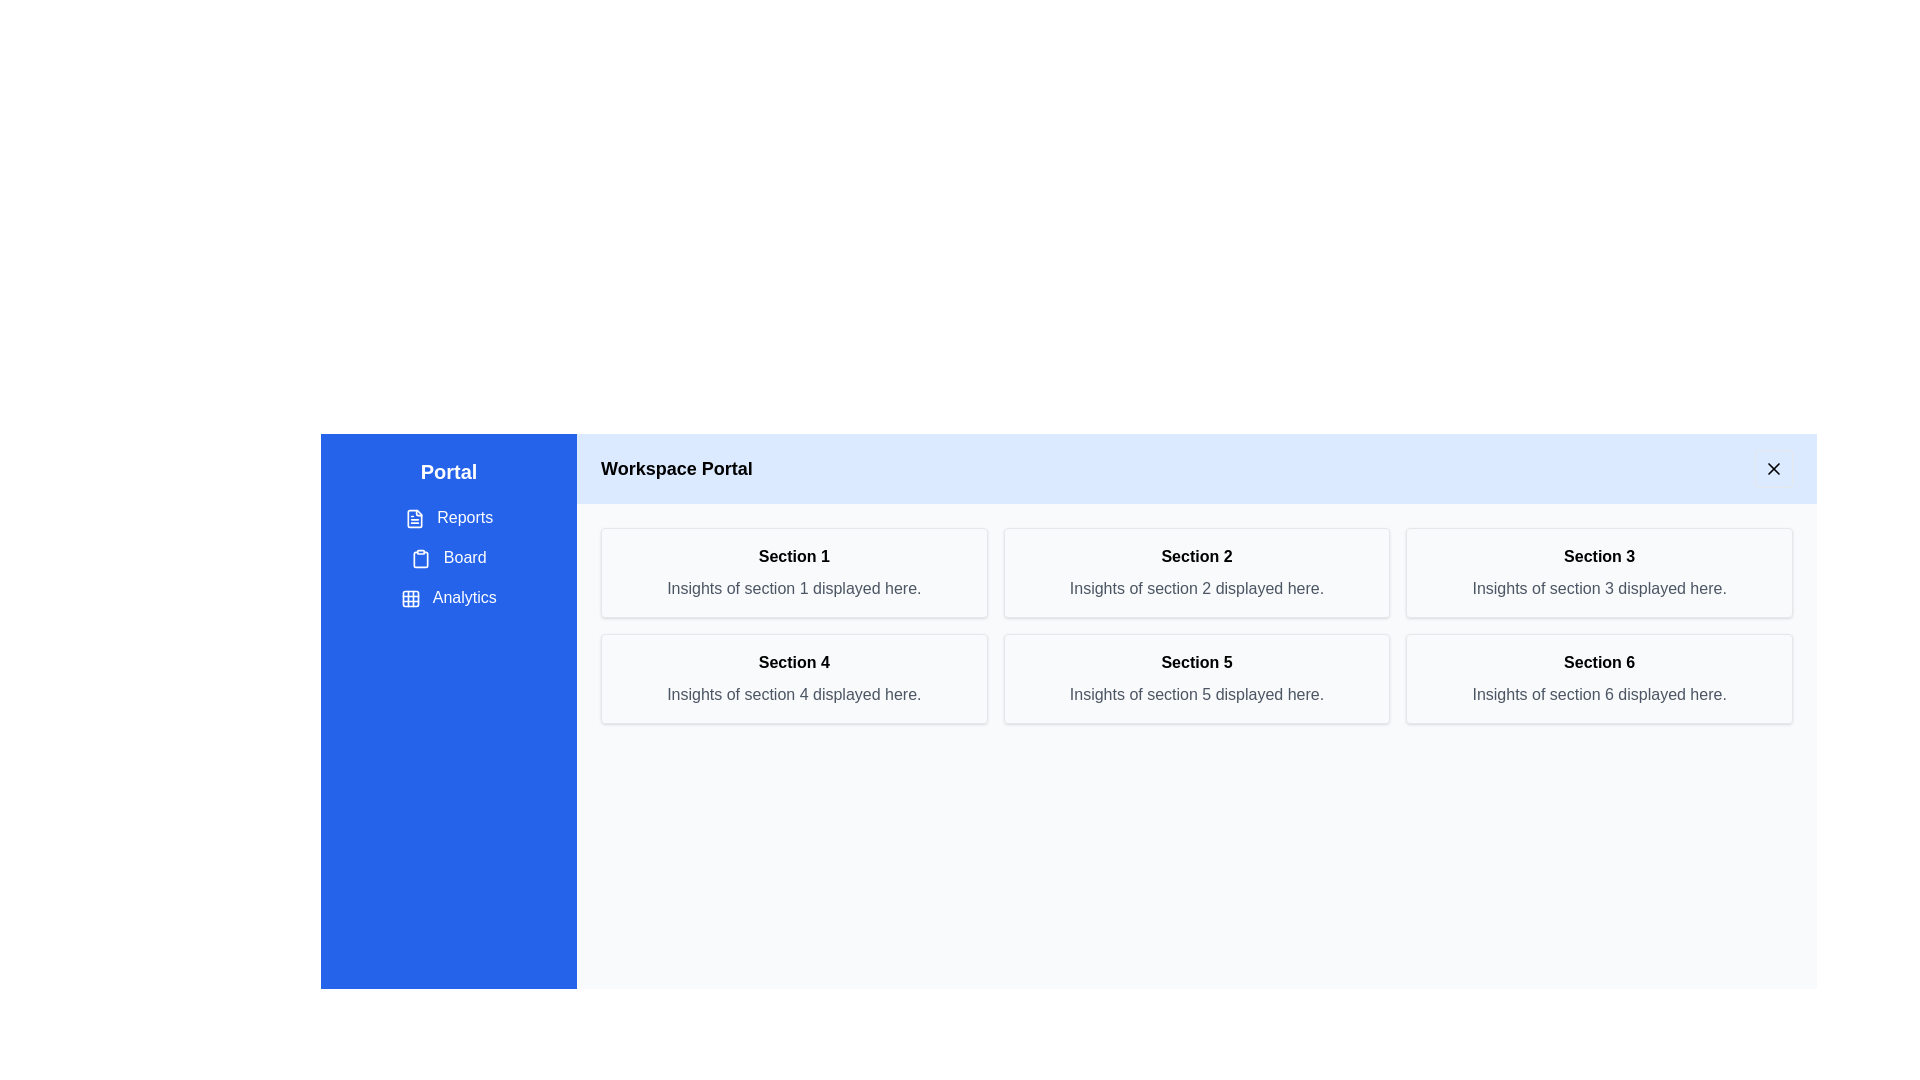 The height and width of the screenshot is (1080, 1920). I want to click on the informational card titled 'Section 2' located in the grid under 'Workspace Portal', positioned between 'Section 1' and 'Section 3', so click(1196, 573).